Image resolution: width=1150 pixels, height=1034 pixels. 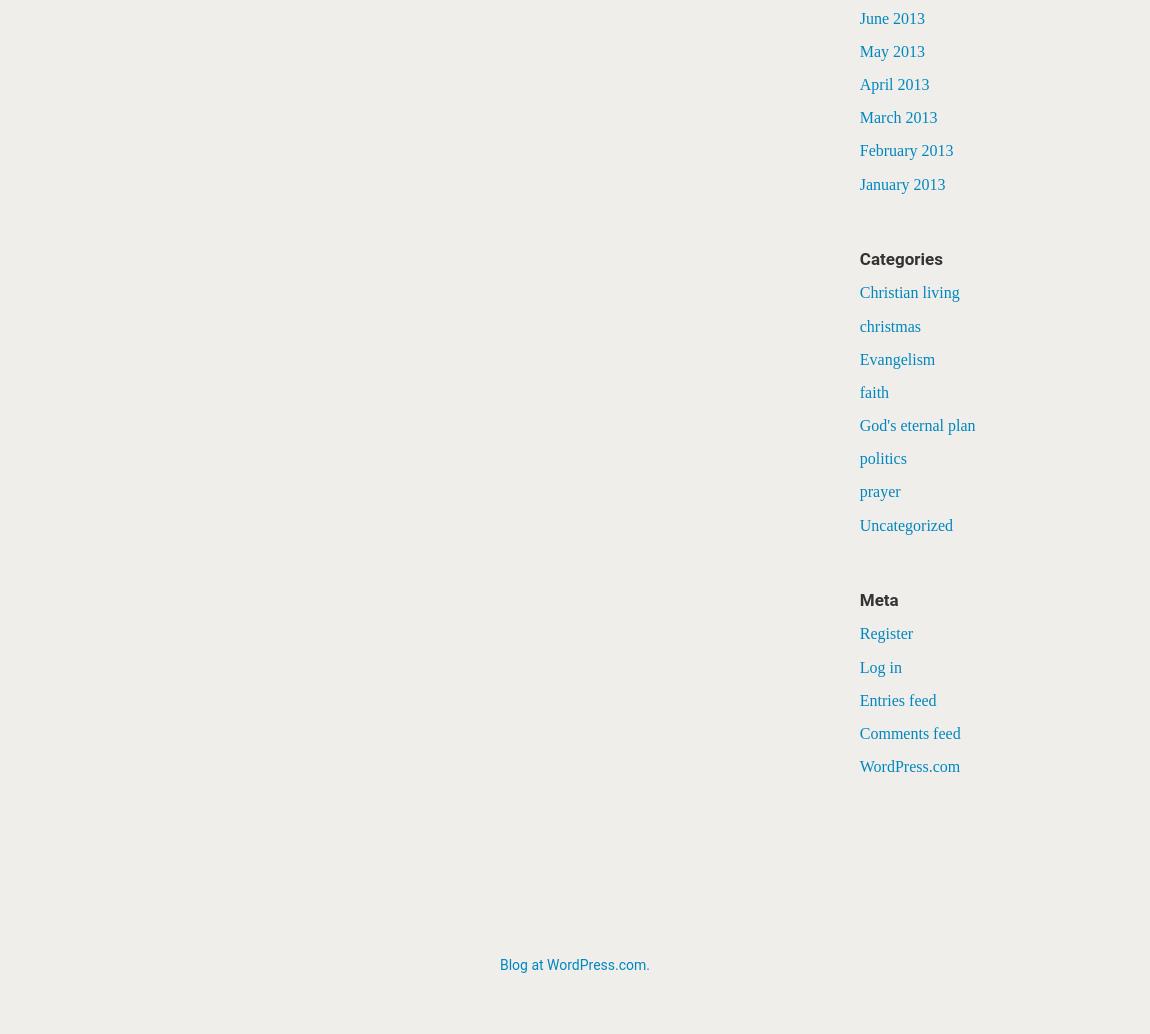 What do you see at coordinates (889, 324) in the screenshot?
I see `'christmas'` at bounding box center [889, 324].